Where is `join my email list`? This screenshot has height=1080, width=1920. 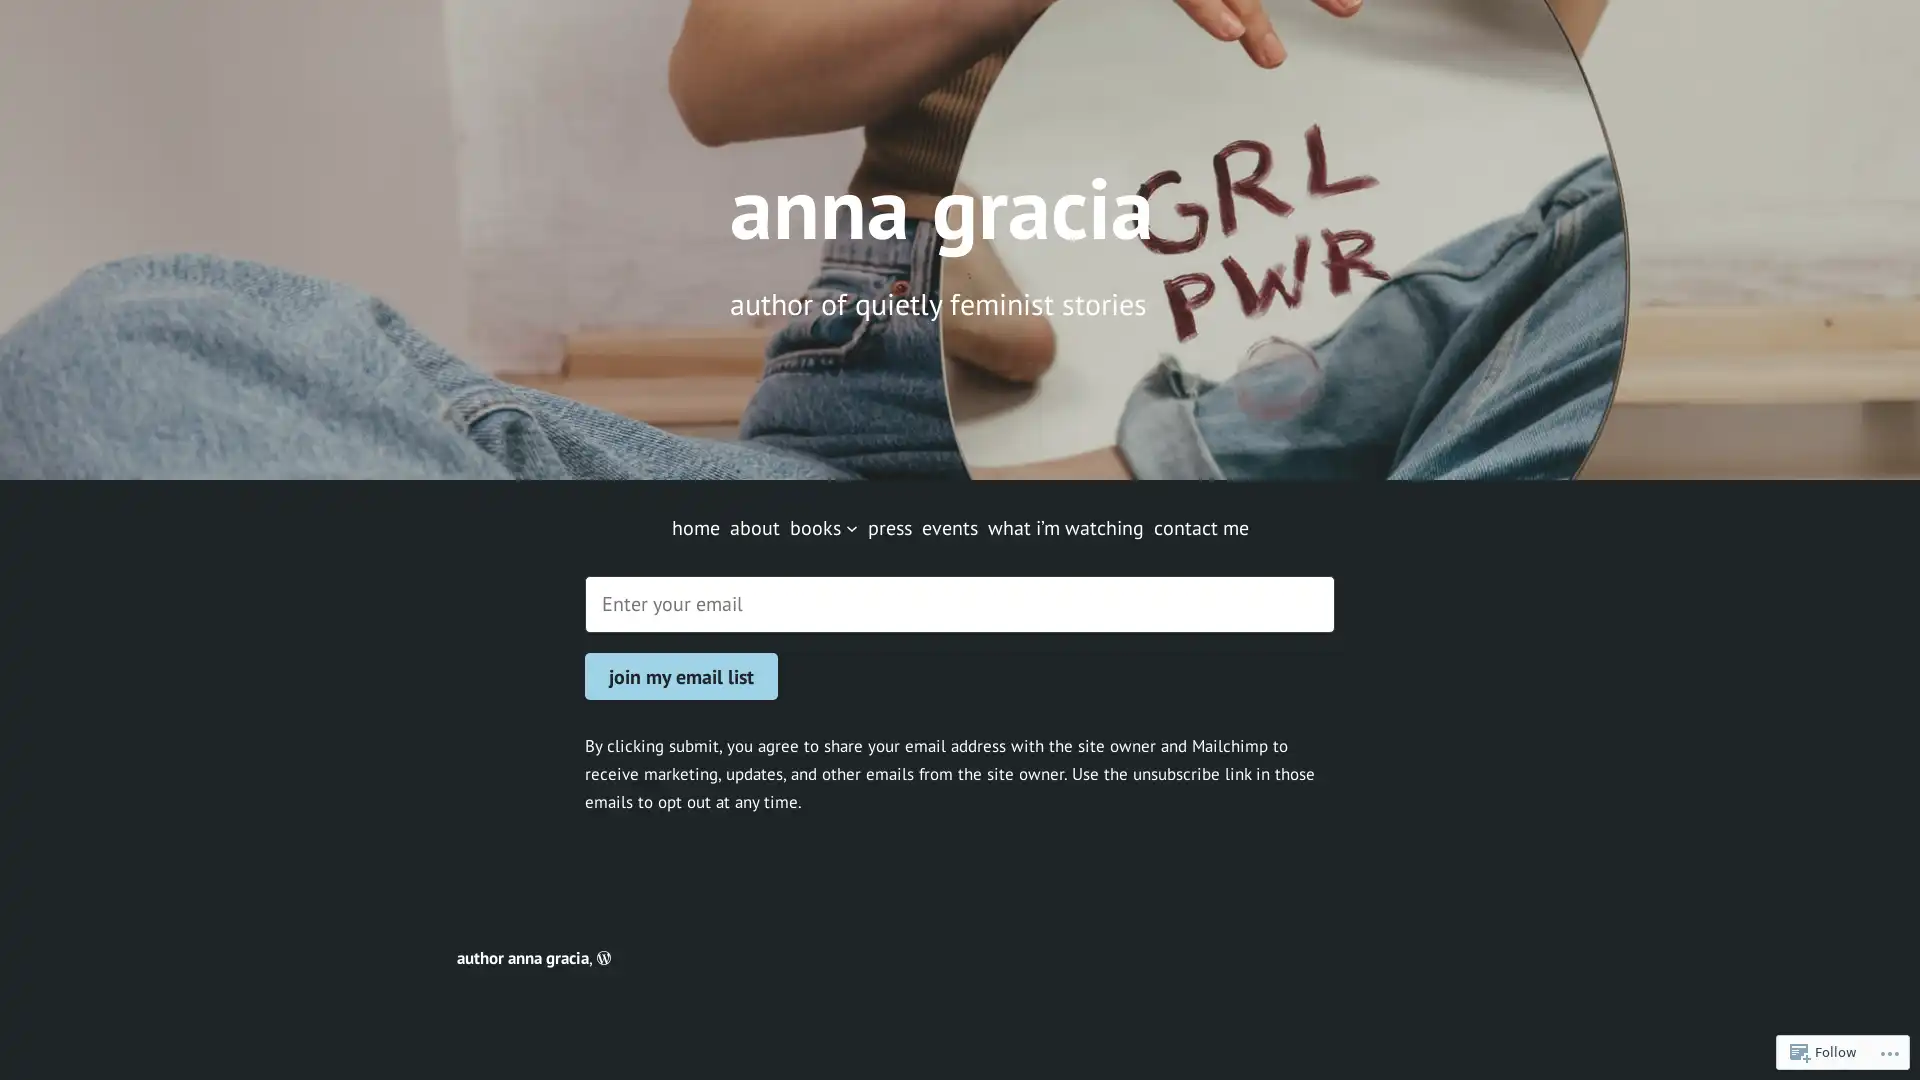
join my email list is located at coordinates (681, 675).